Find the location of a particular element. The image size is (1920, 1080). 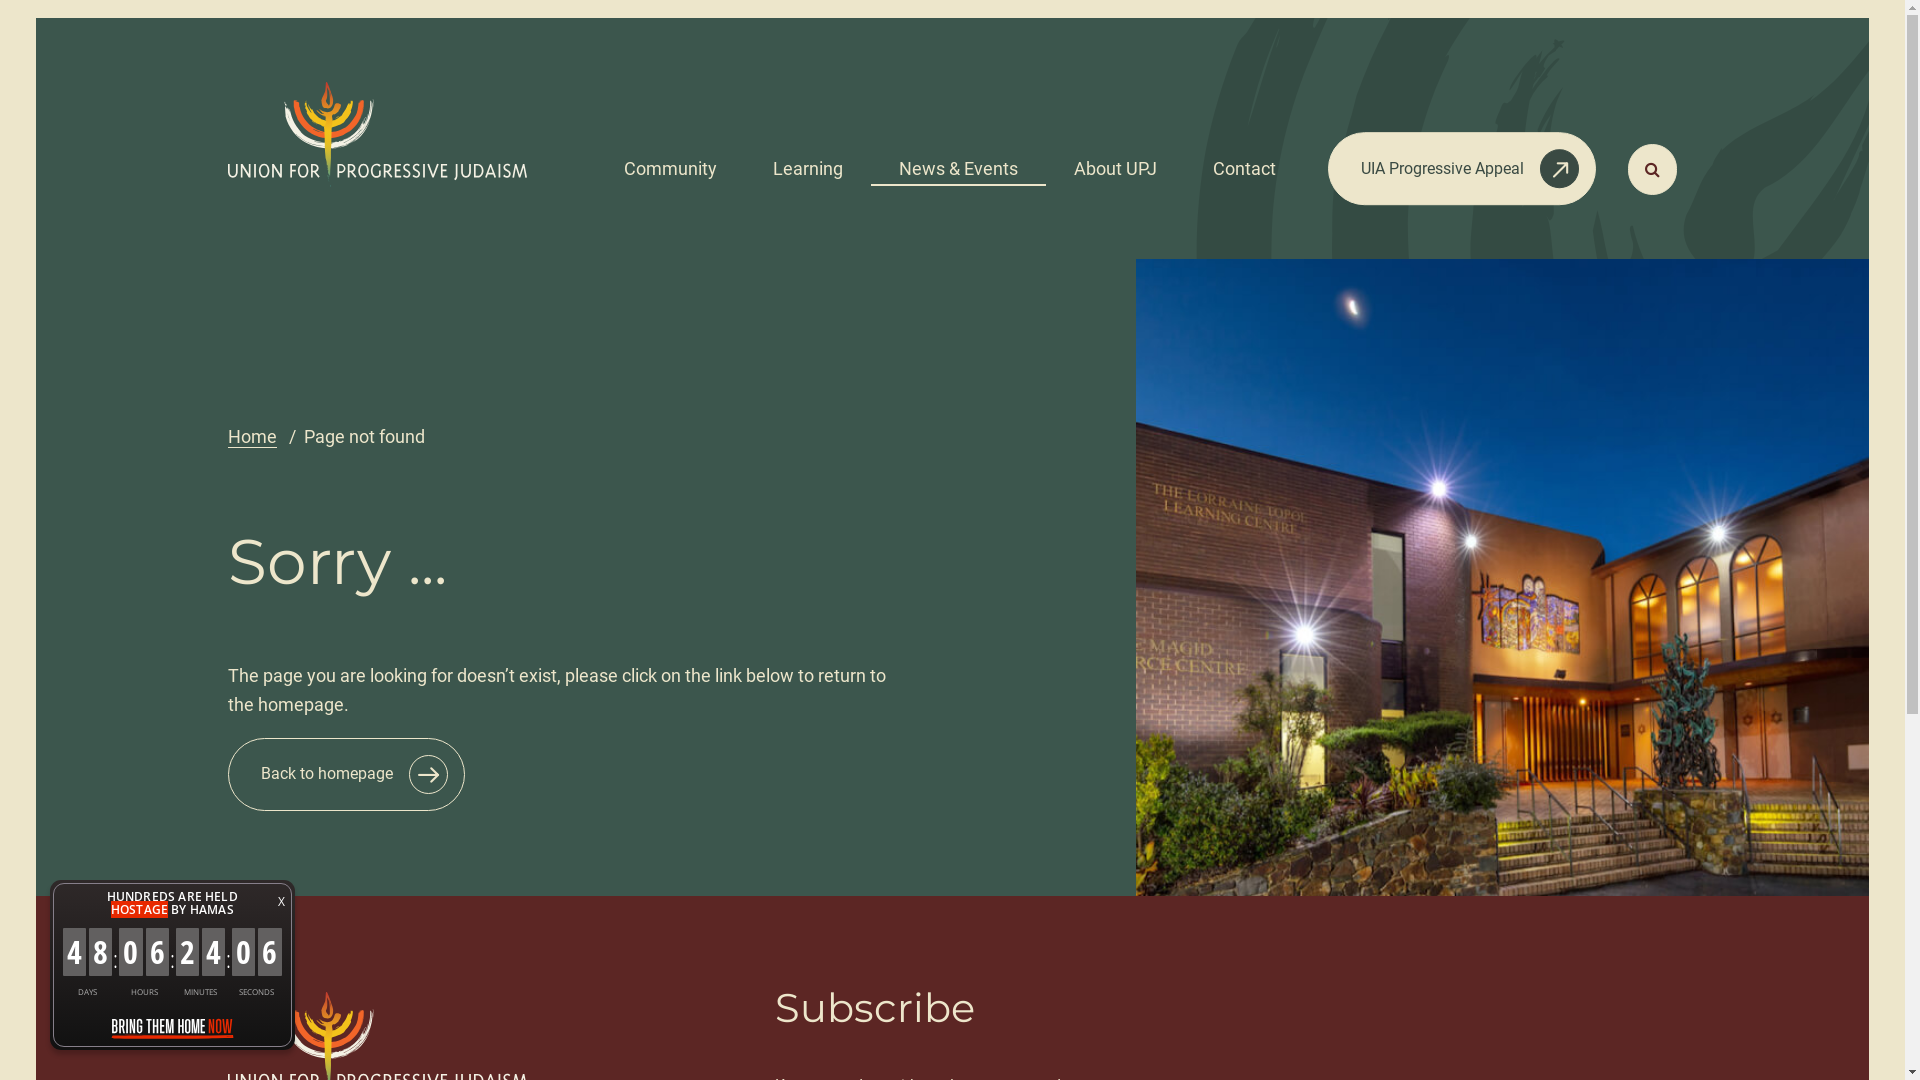

'About UPJ' is located at coordinates (1114, 161).